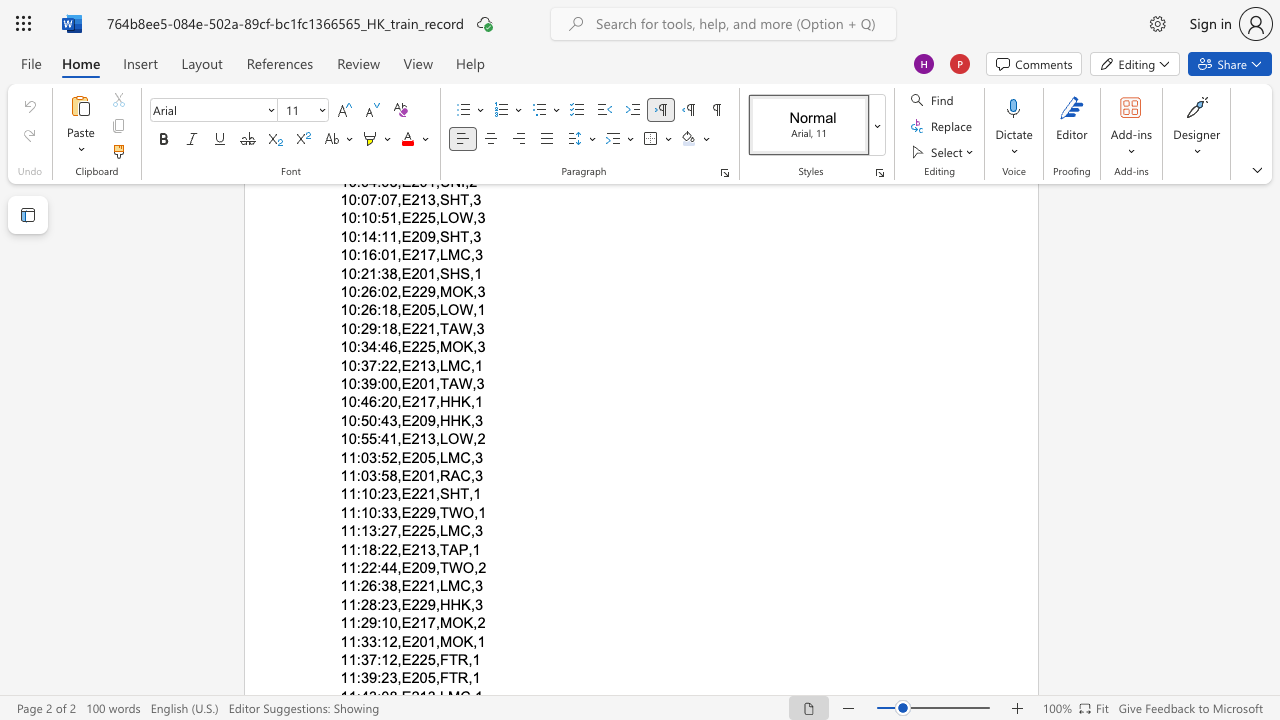 This screenshot has width=1280, height=720. I want to click on the subset text "11:10:33,E229" within the text "11:10:33,E229,TWO,1", so click(340, 511).